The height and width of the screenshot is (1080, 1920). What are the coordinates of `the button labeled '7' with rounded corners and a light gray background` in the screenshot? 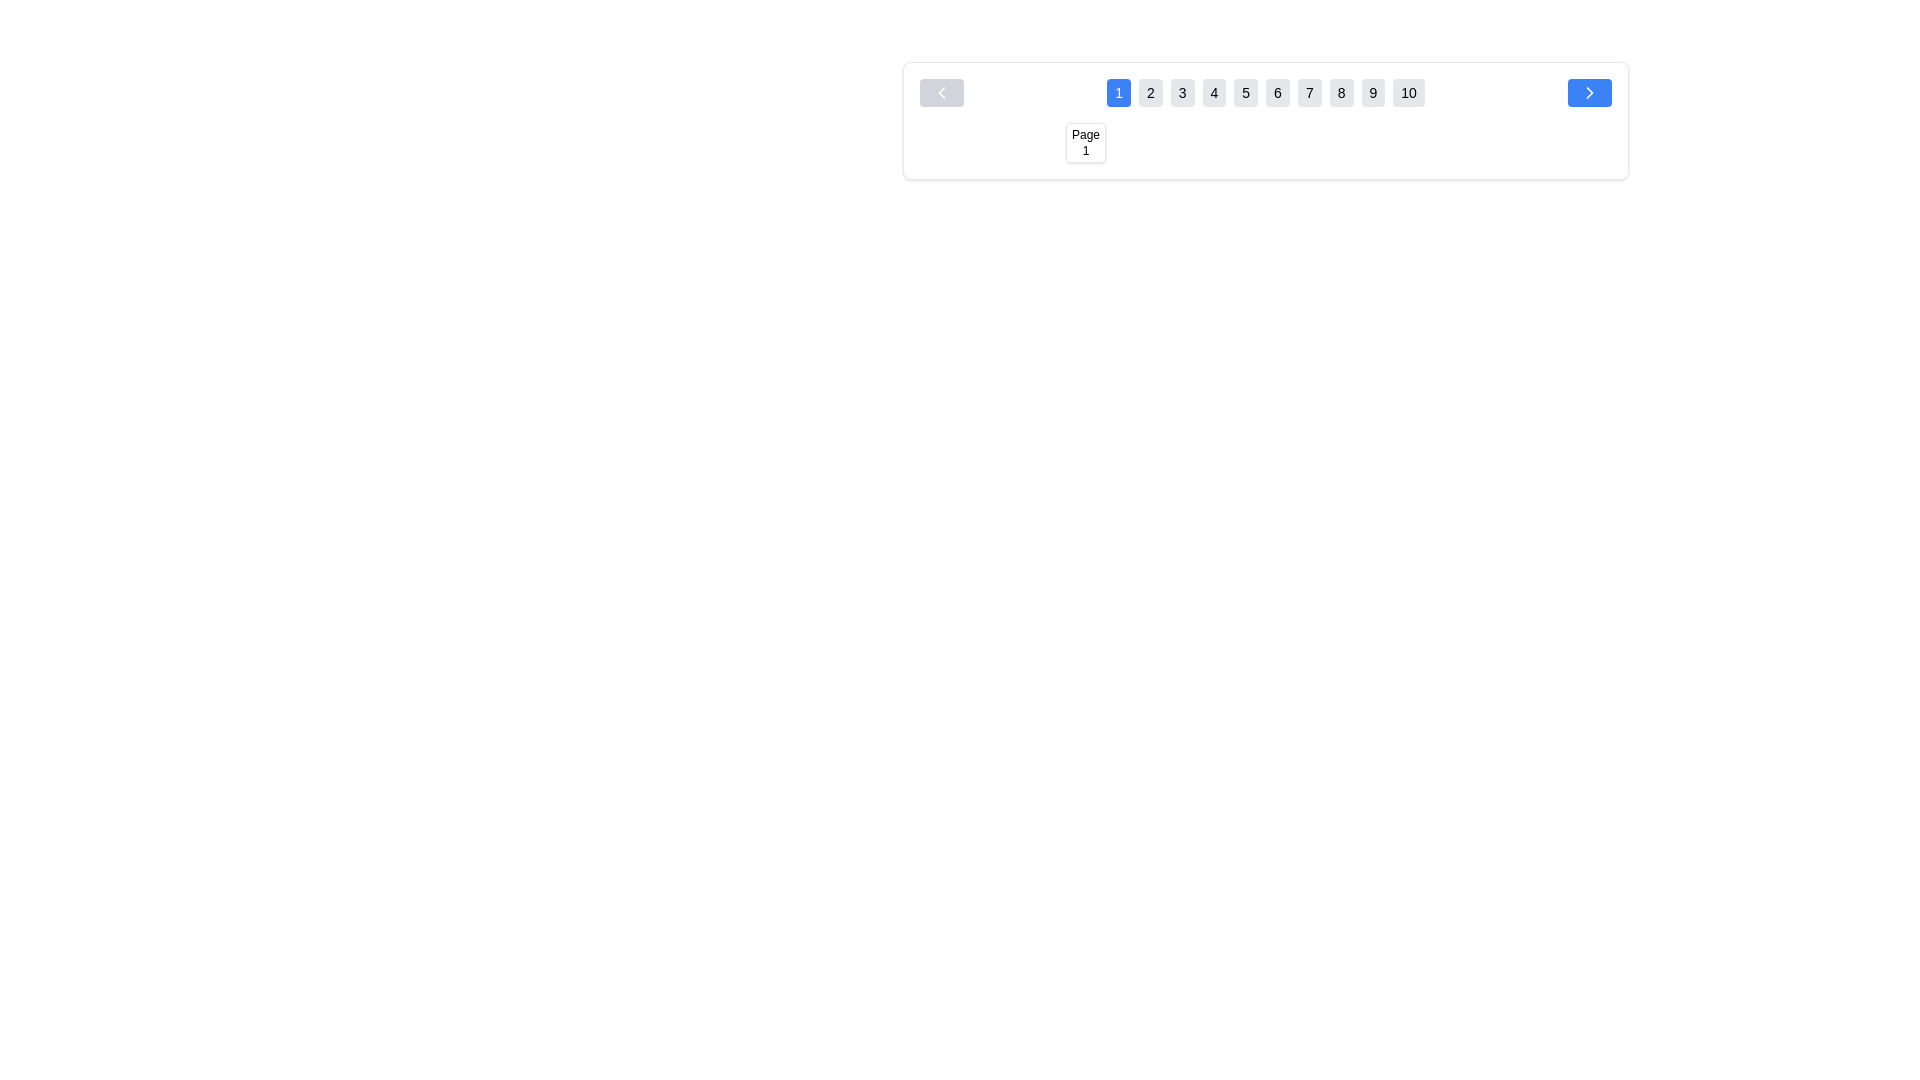 It's located at (1309, 92).